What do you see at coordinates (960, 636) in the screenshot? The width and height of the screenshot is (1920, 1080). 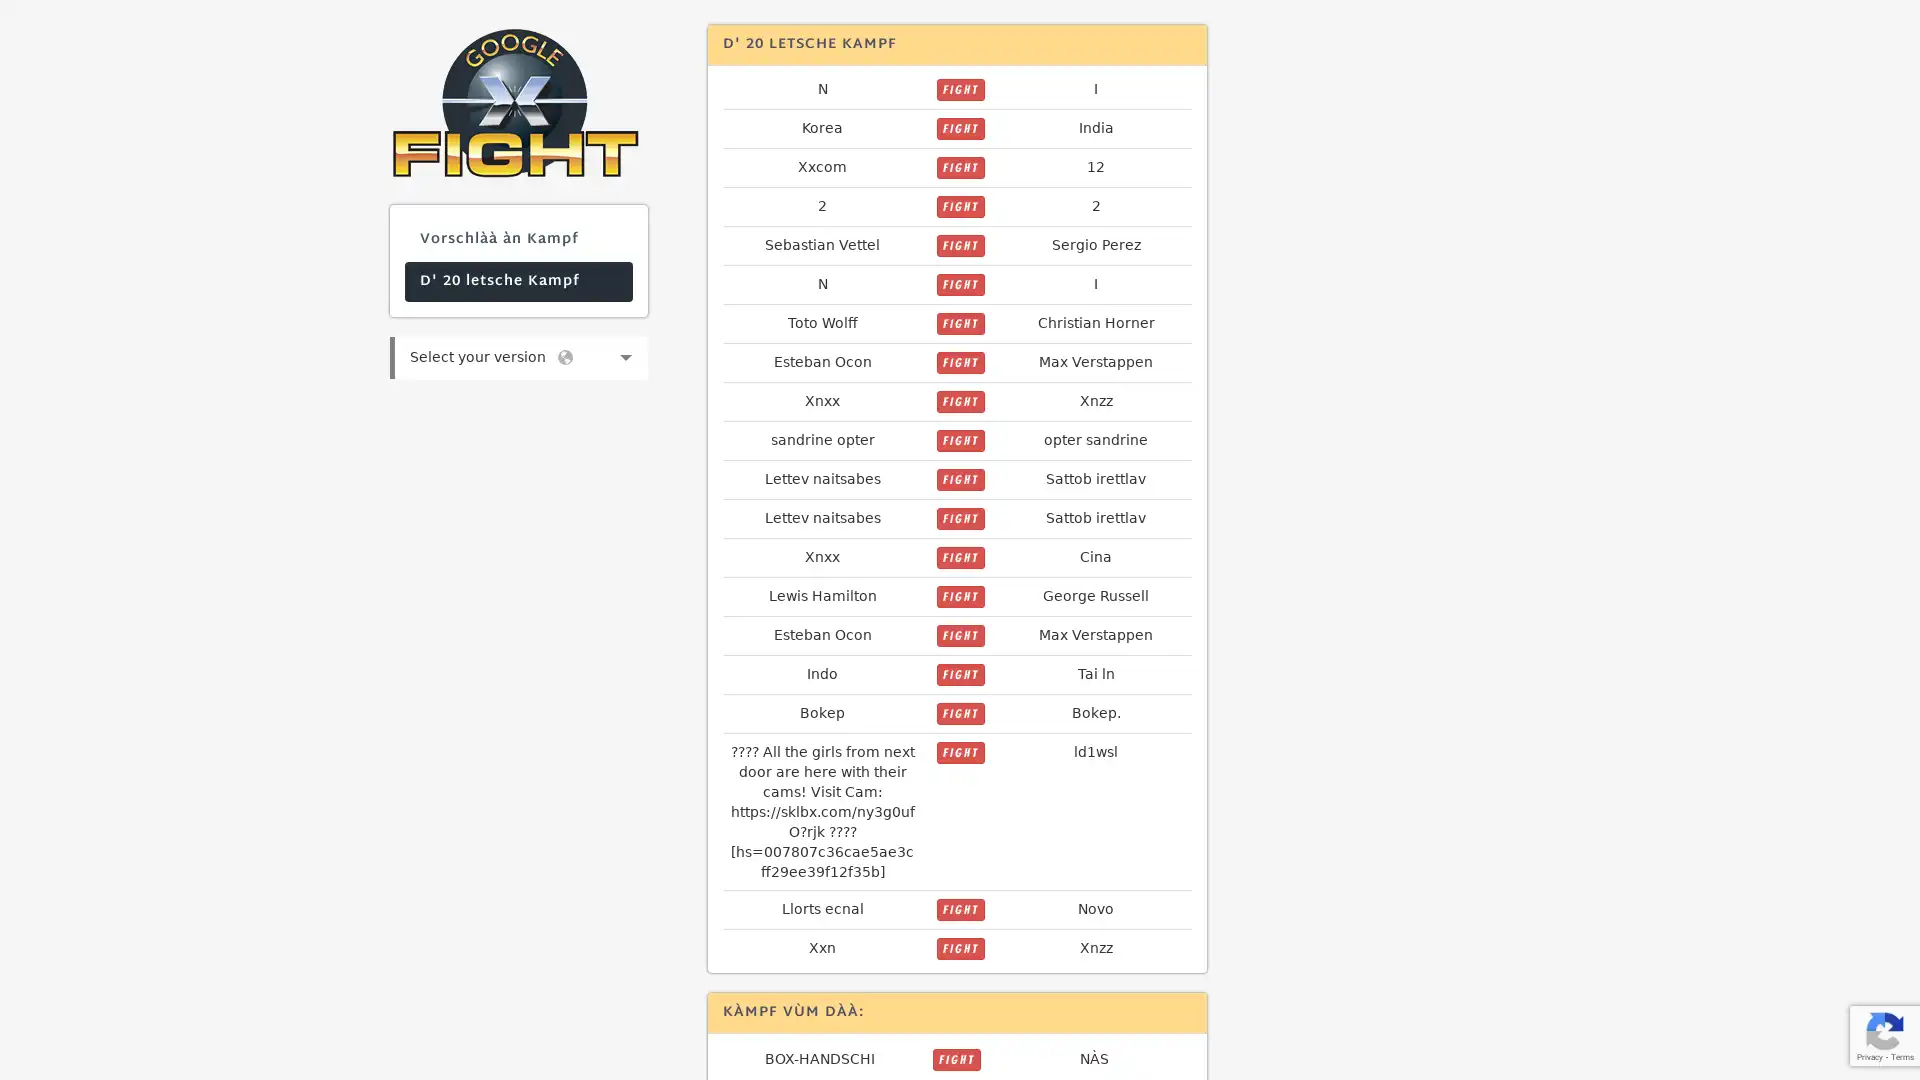 I see `FIGHT` at bounding box center [960, 636].